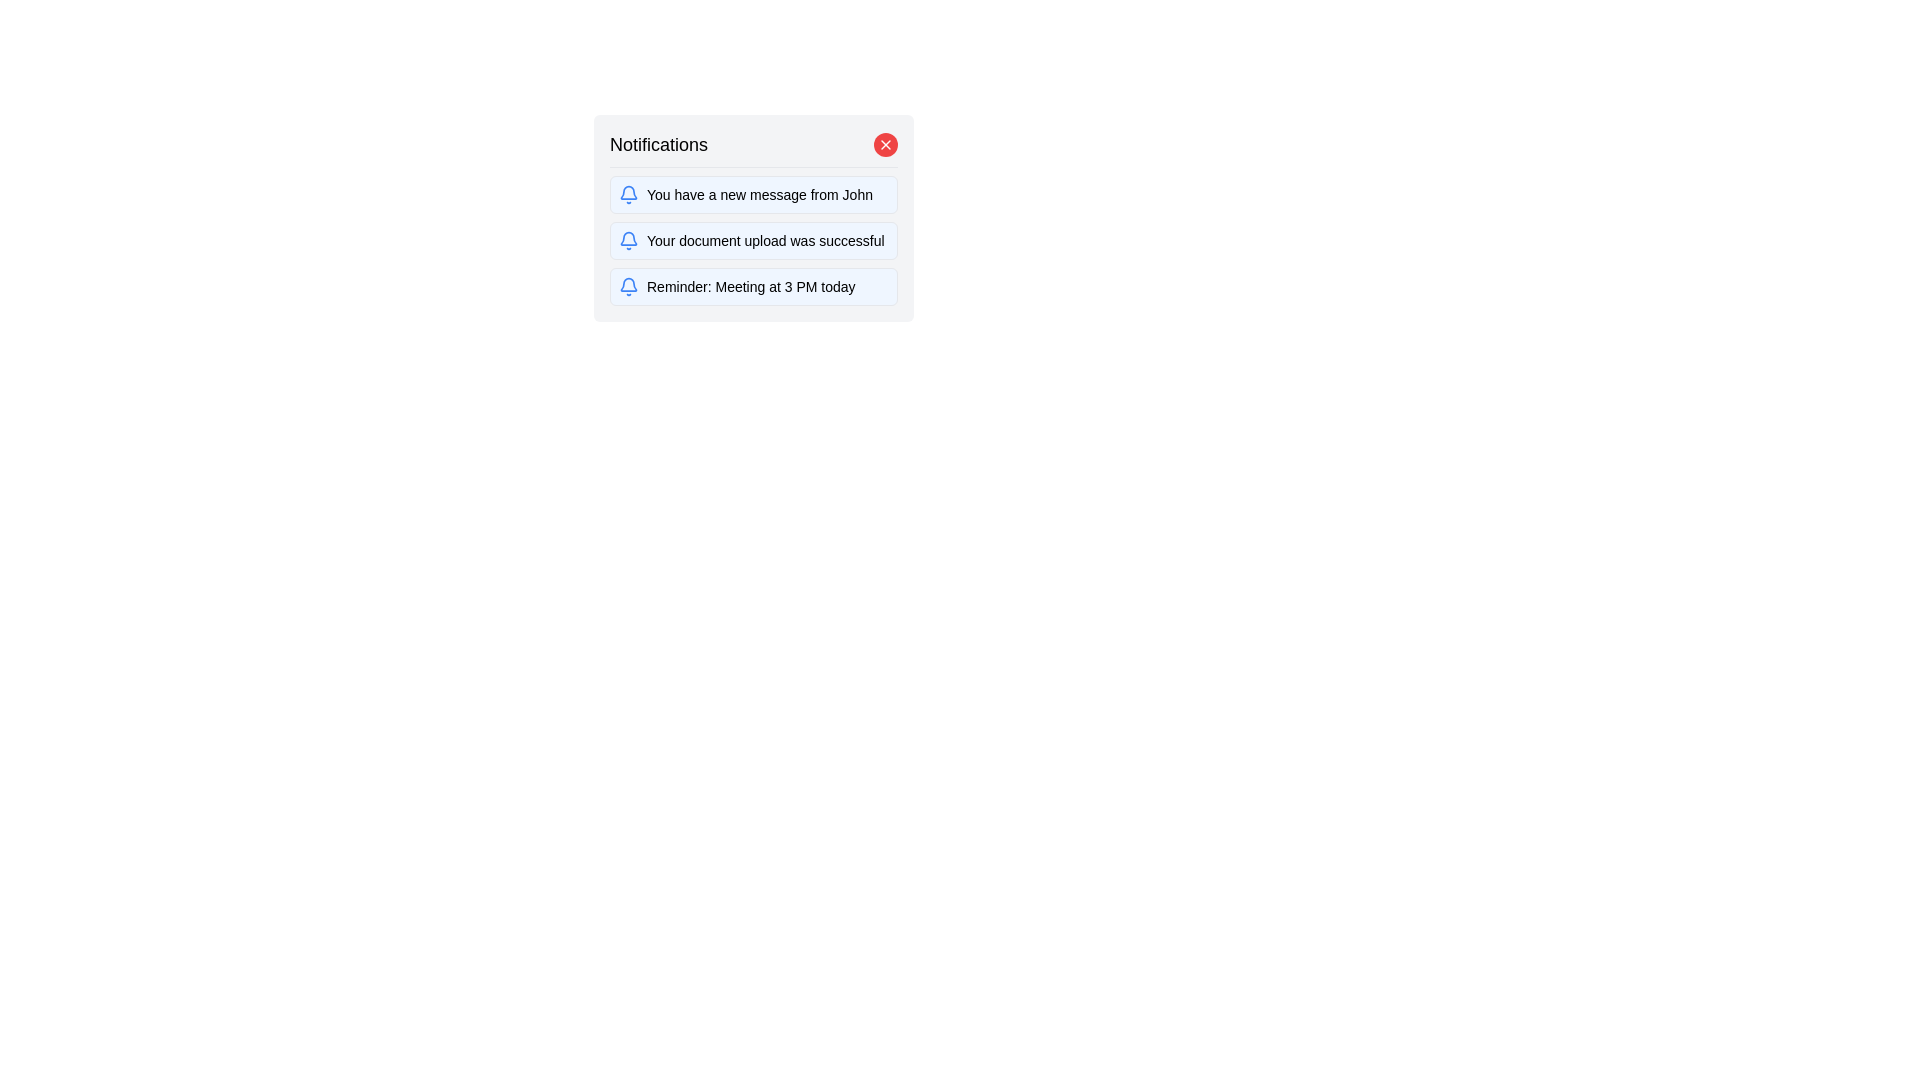 The height and width of the screenshot is (1080, 1920). Describe the element at coordinates (752, 286) in the screenshot. I see `text content of the Notification card that reminds the user of a meeting scheduled at 3 PM today, located at the bottom-most position in the notification list` at that location.